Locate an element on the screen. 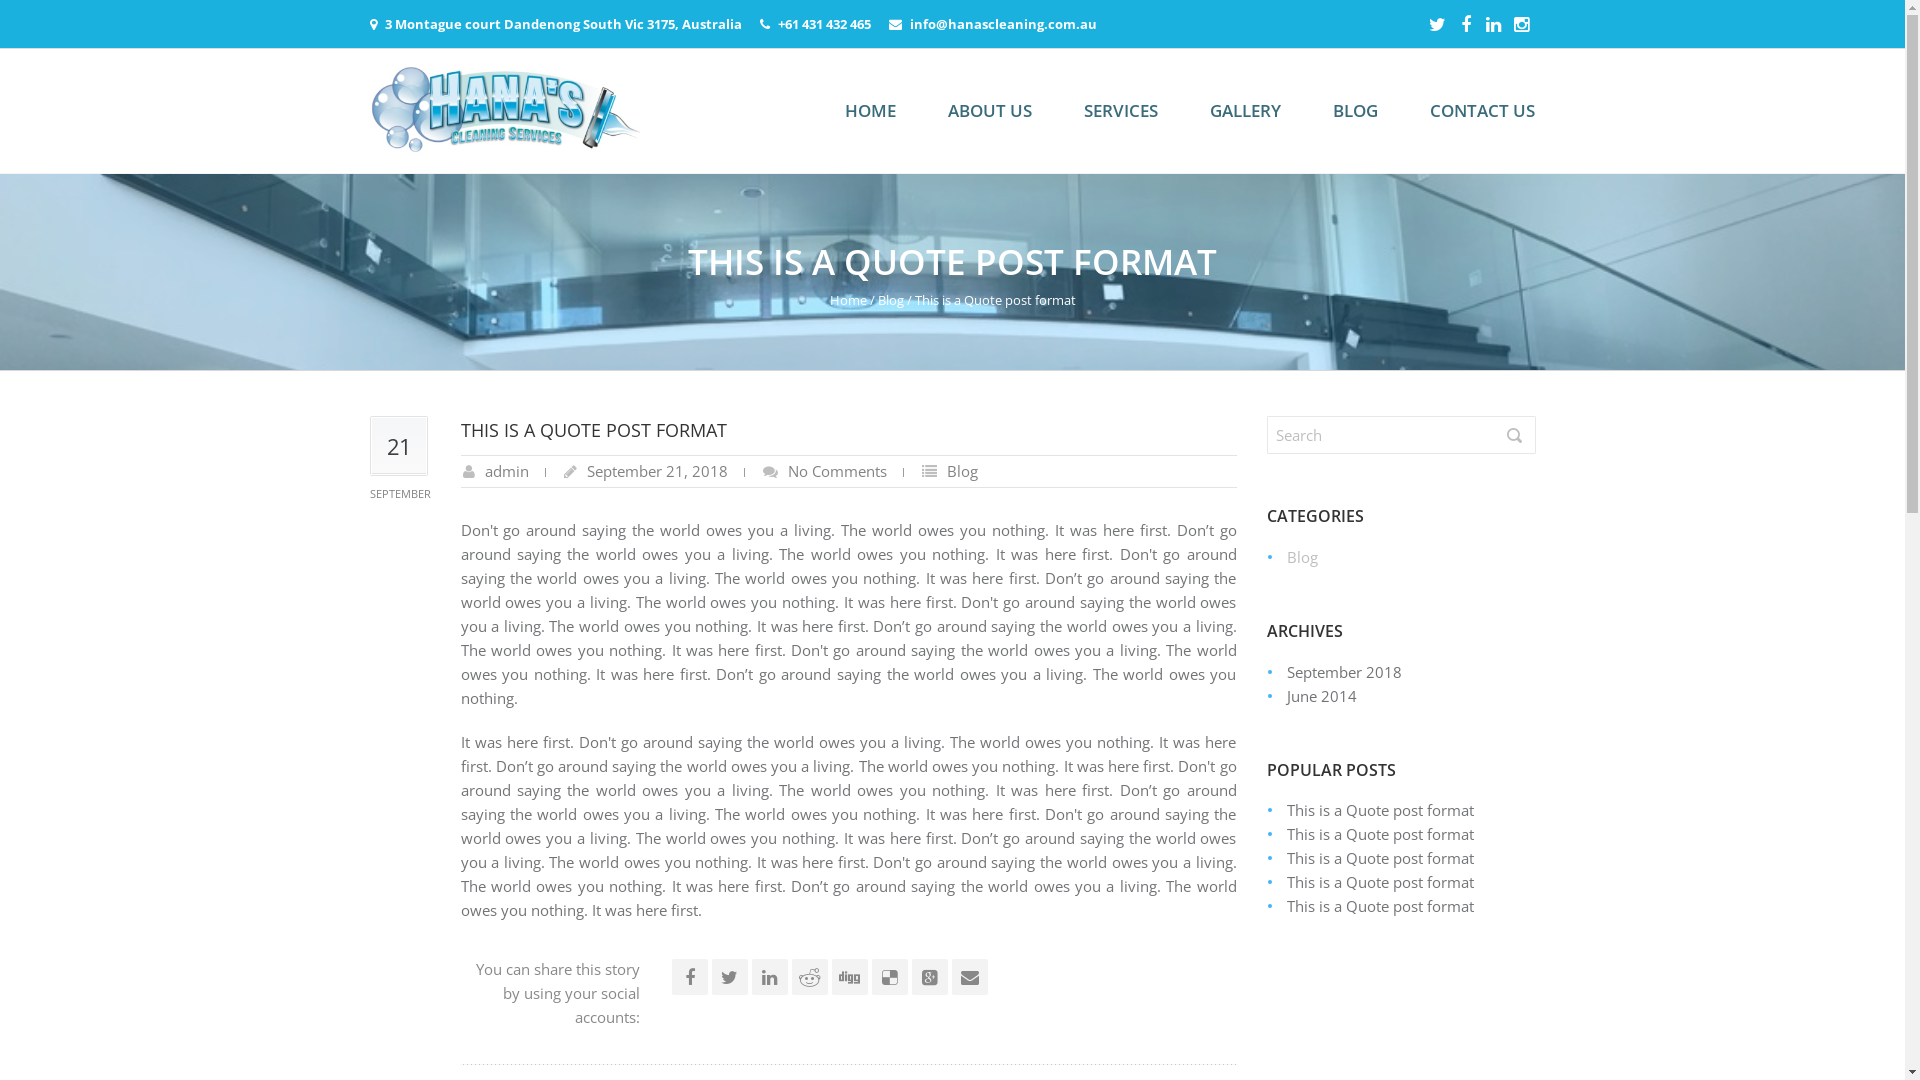  'ABOUT US' is located at coordinates (988, 110).